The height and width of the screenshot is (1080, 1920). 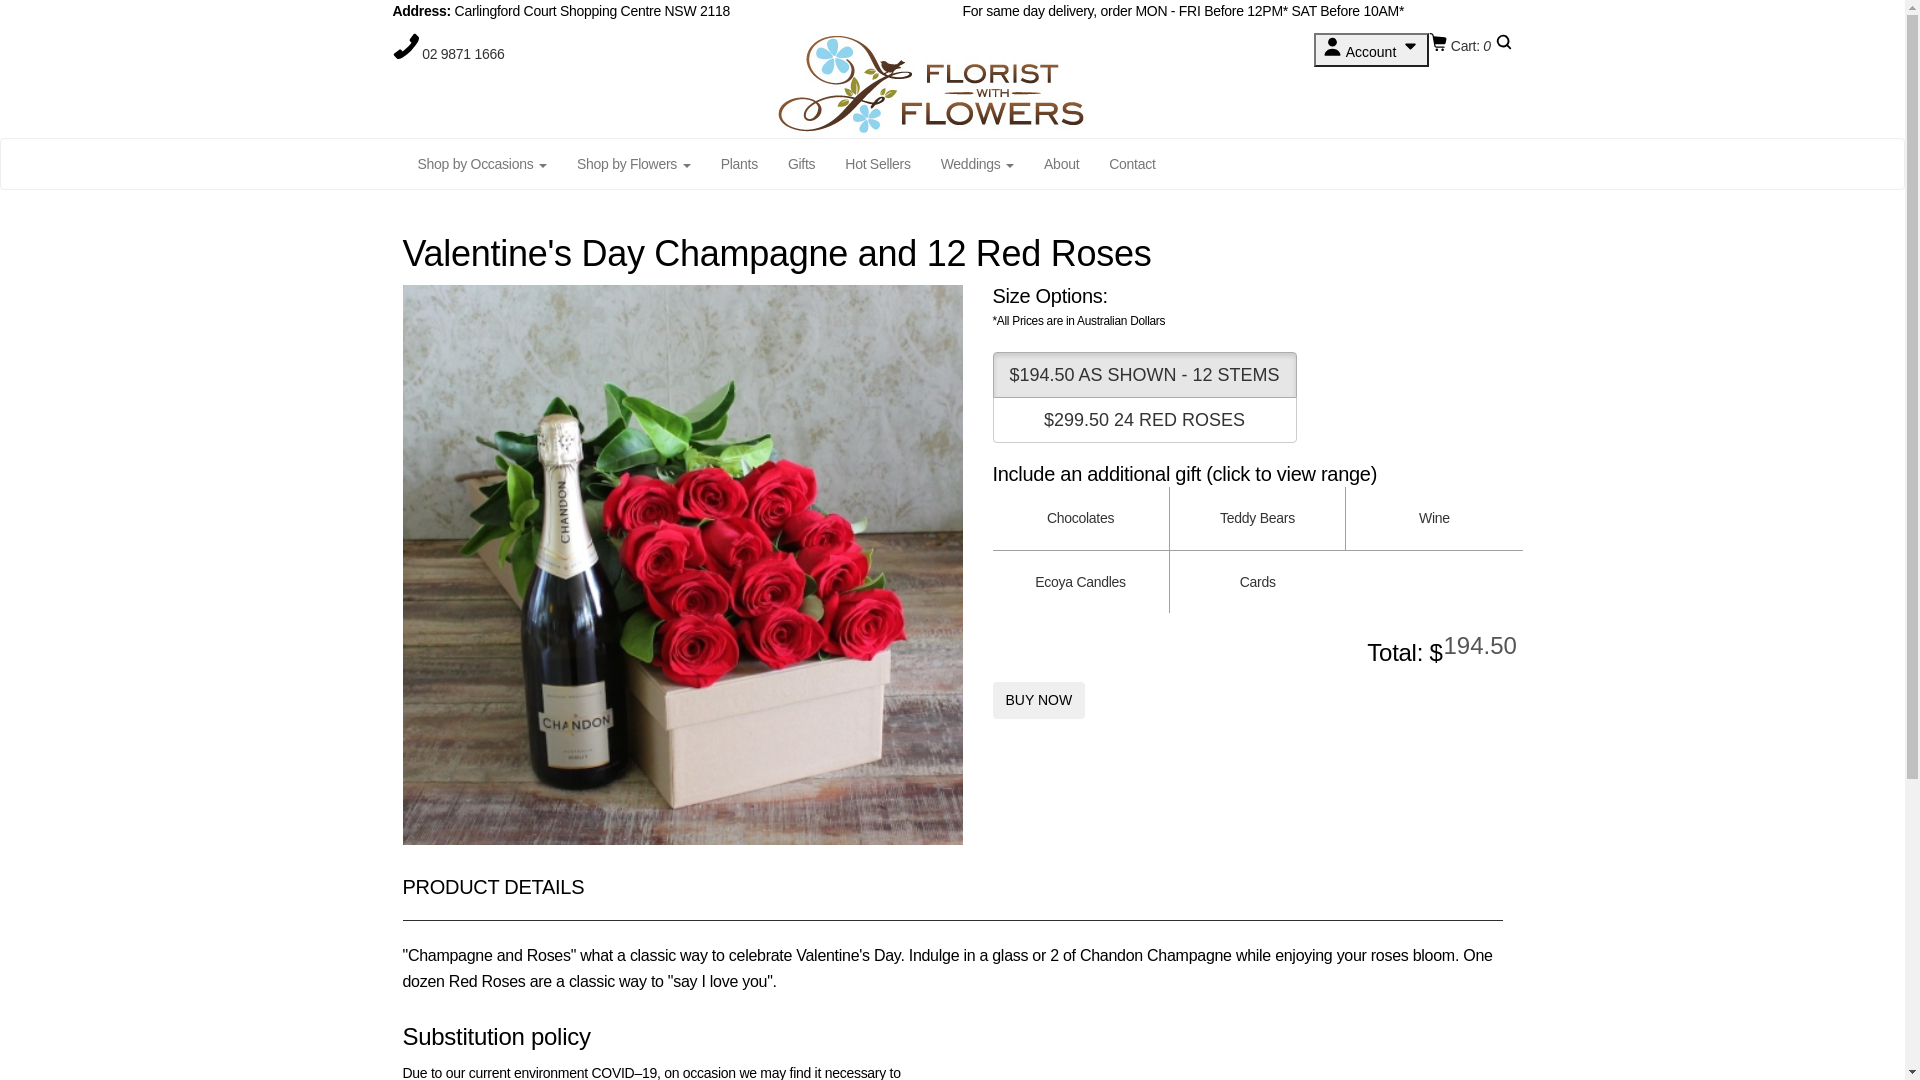 What do you see at coordinates (632, 163) in the screenshot?
I see `'Shop by Flowers'` at bounding box center [632, 163].